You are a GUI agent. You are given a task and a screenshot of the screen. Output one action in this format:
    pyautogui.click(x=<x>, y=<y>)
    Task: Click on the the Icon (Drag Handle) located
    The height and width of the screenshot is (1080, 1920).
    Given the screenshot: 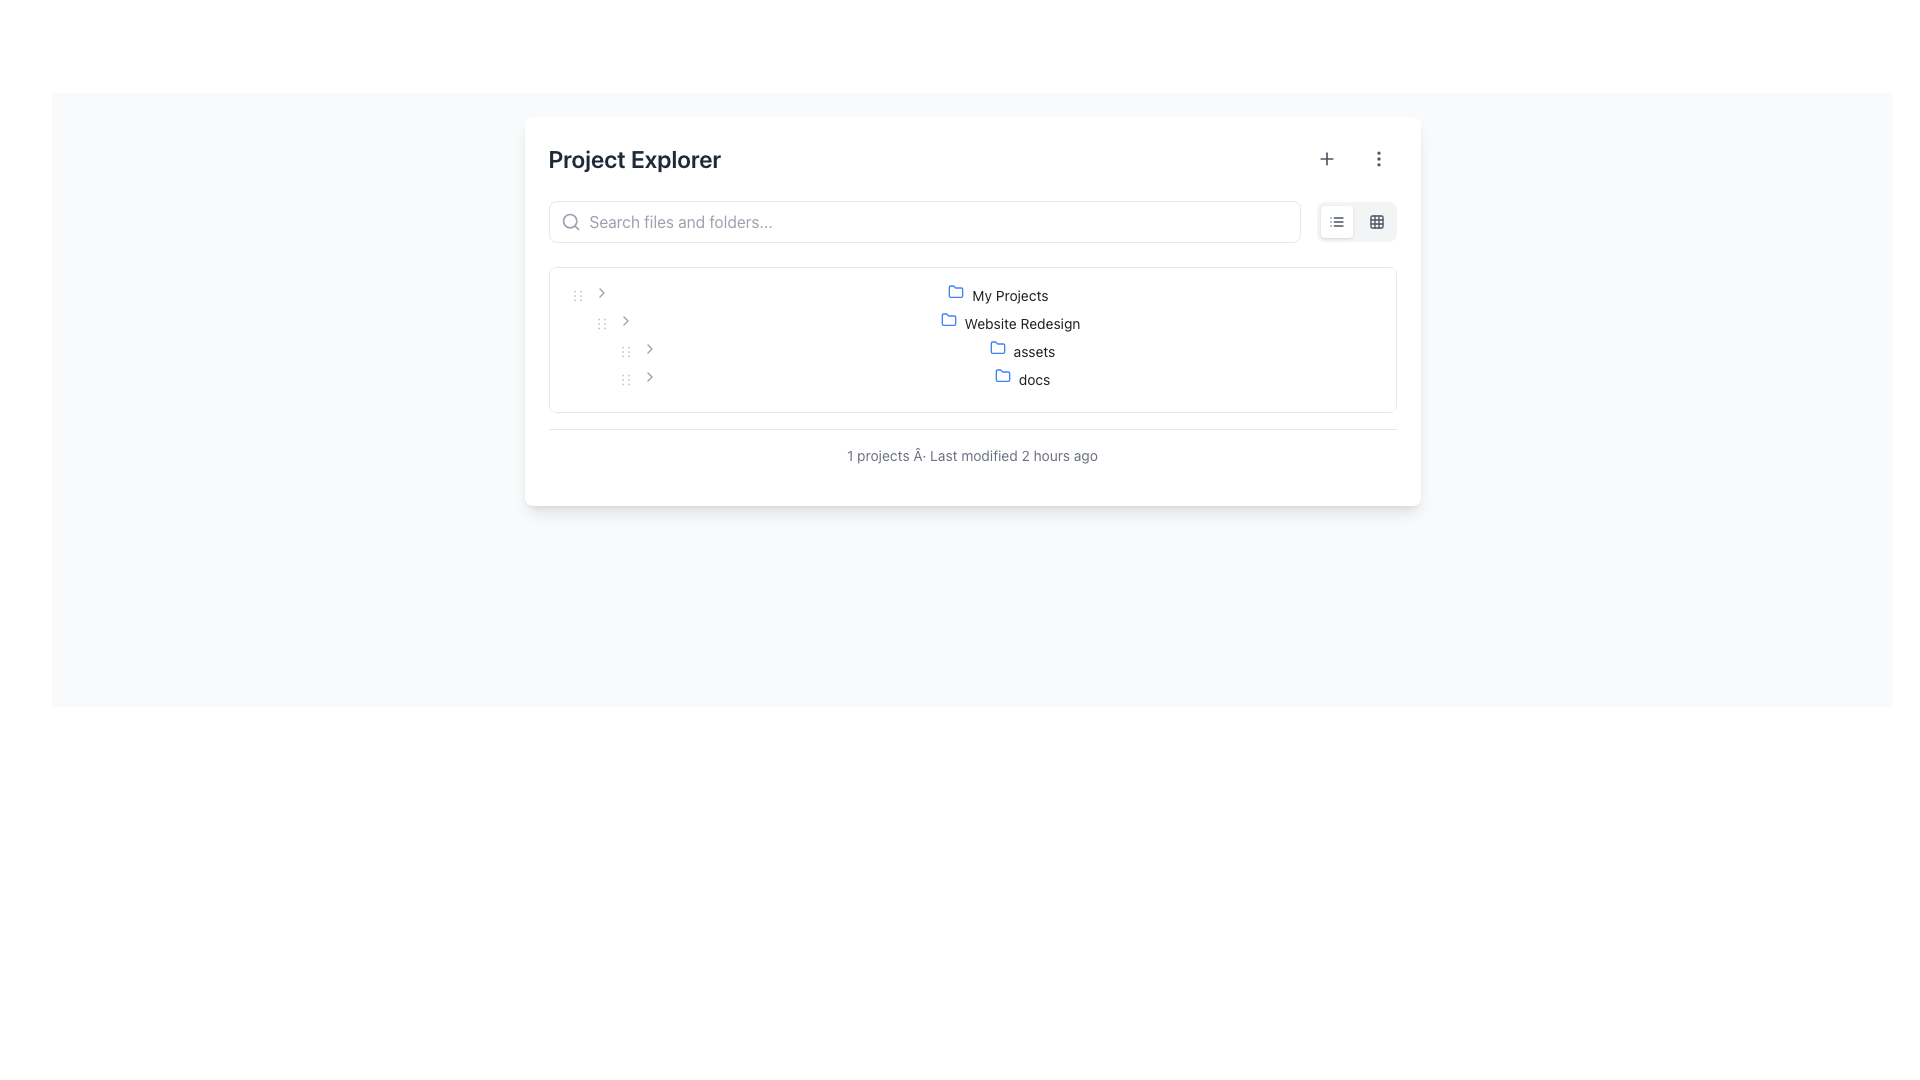 What is the action you would take?
    pyautogui.click(x=600, y=322)
    